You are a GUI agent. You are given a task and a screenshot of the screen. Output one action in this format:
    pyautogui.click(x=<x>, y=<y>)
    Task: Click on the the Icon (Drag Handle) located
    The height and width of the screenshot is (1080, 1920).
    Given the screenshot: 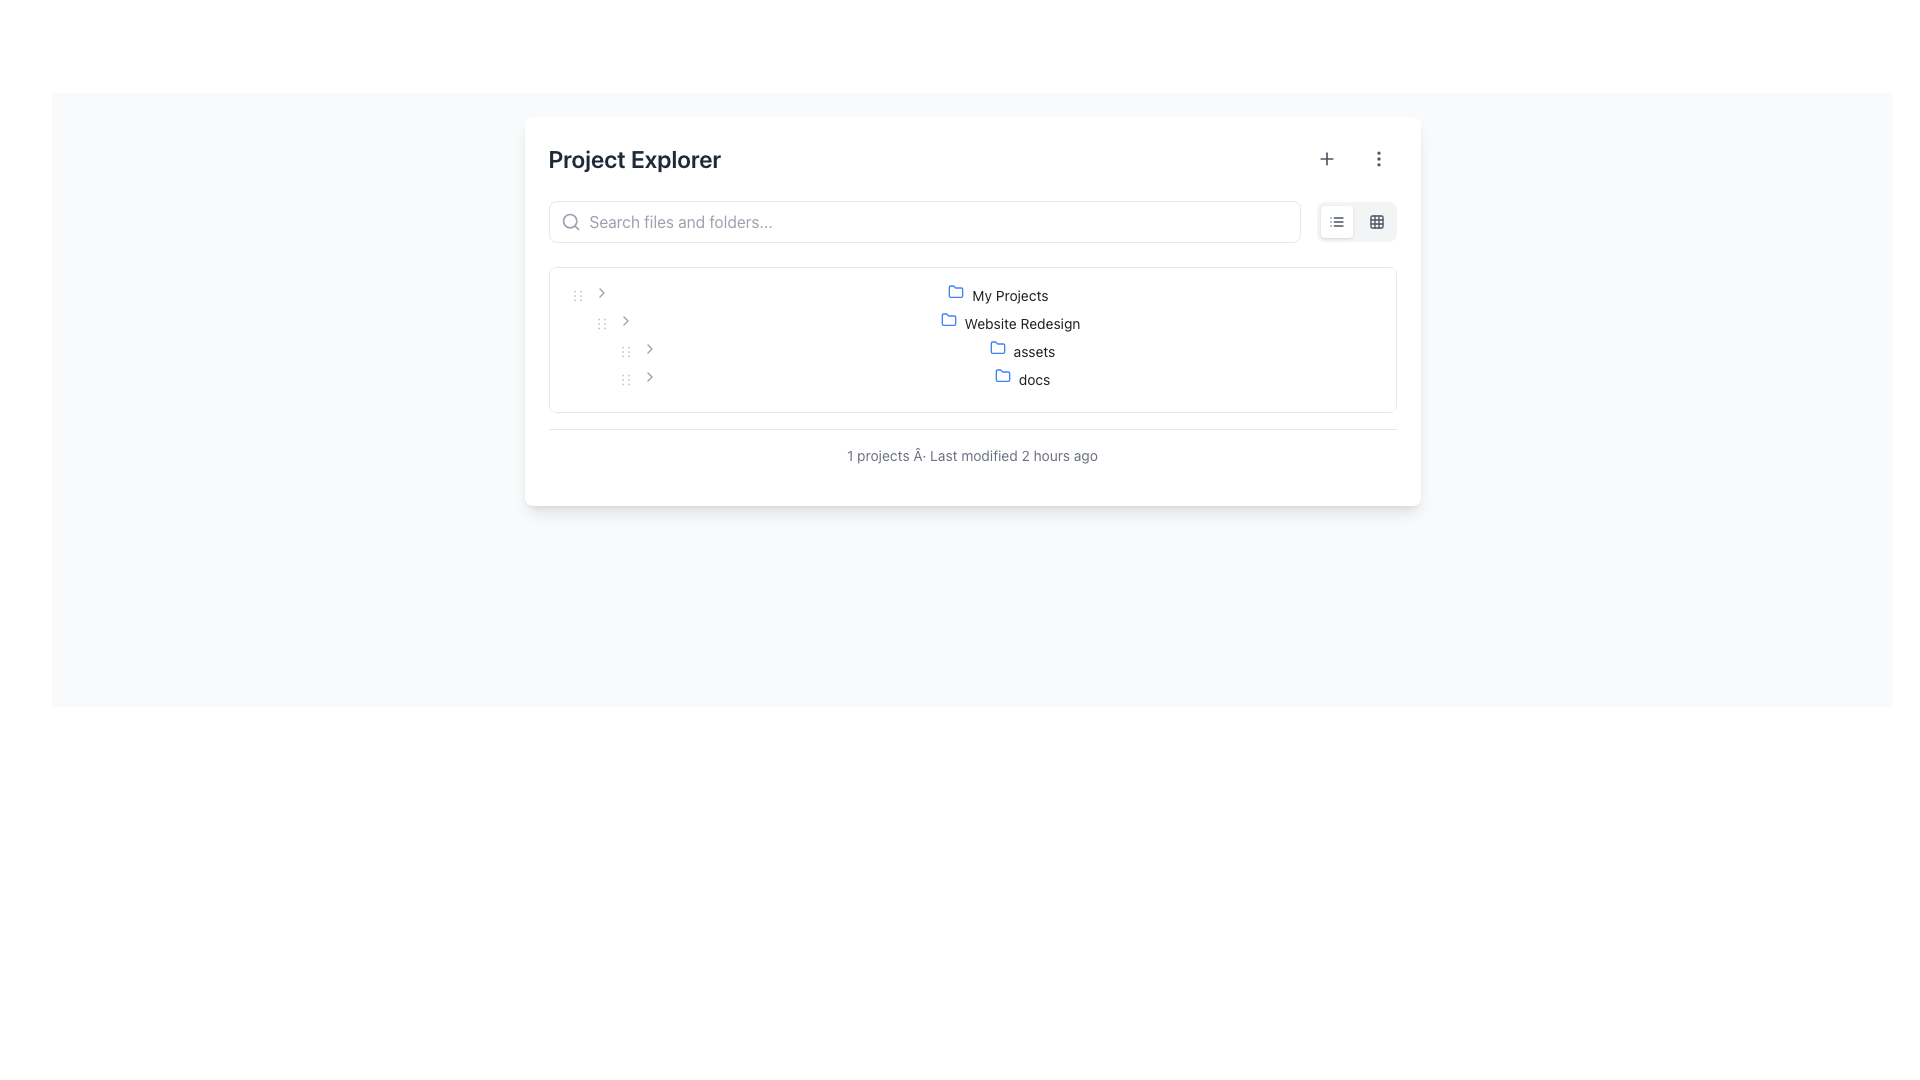 What is the action you would take?
    pyautogui.click(x=600, y=322)
    